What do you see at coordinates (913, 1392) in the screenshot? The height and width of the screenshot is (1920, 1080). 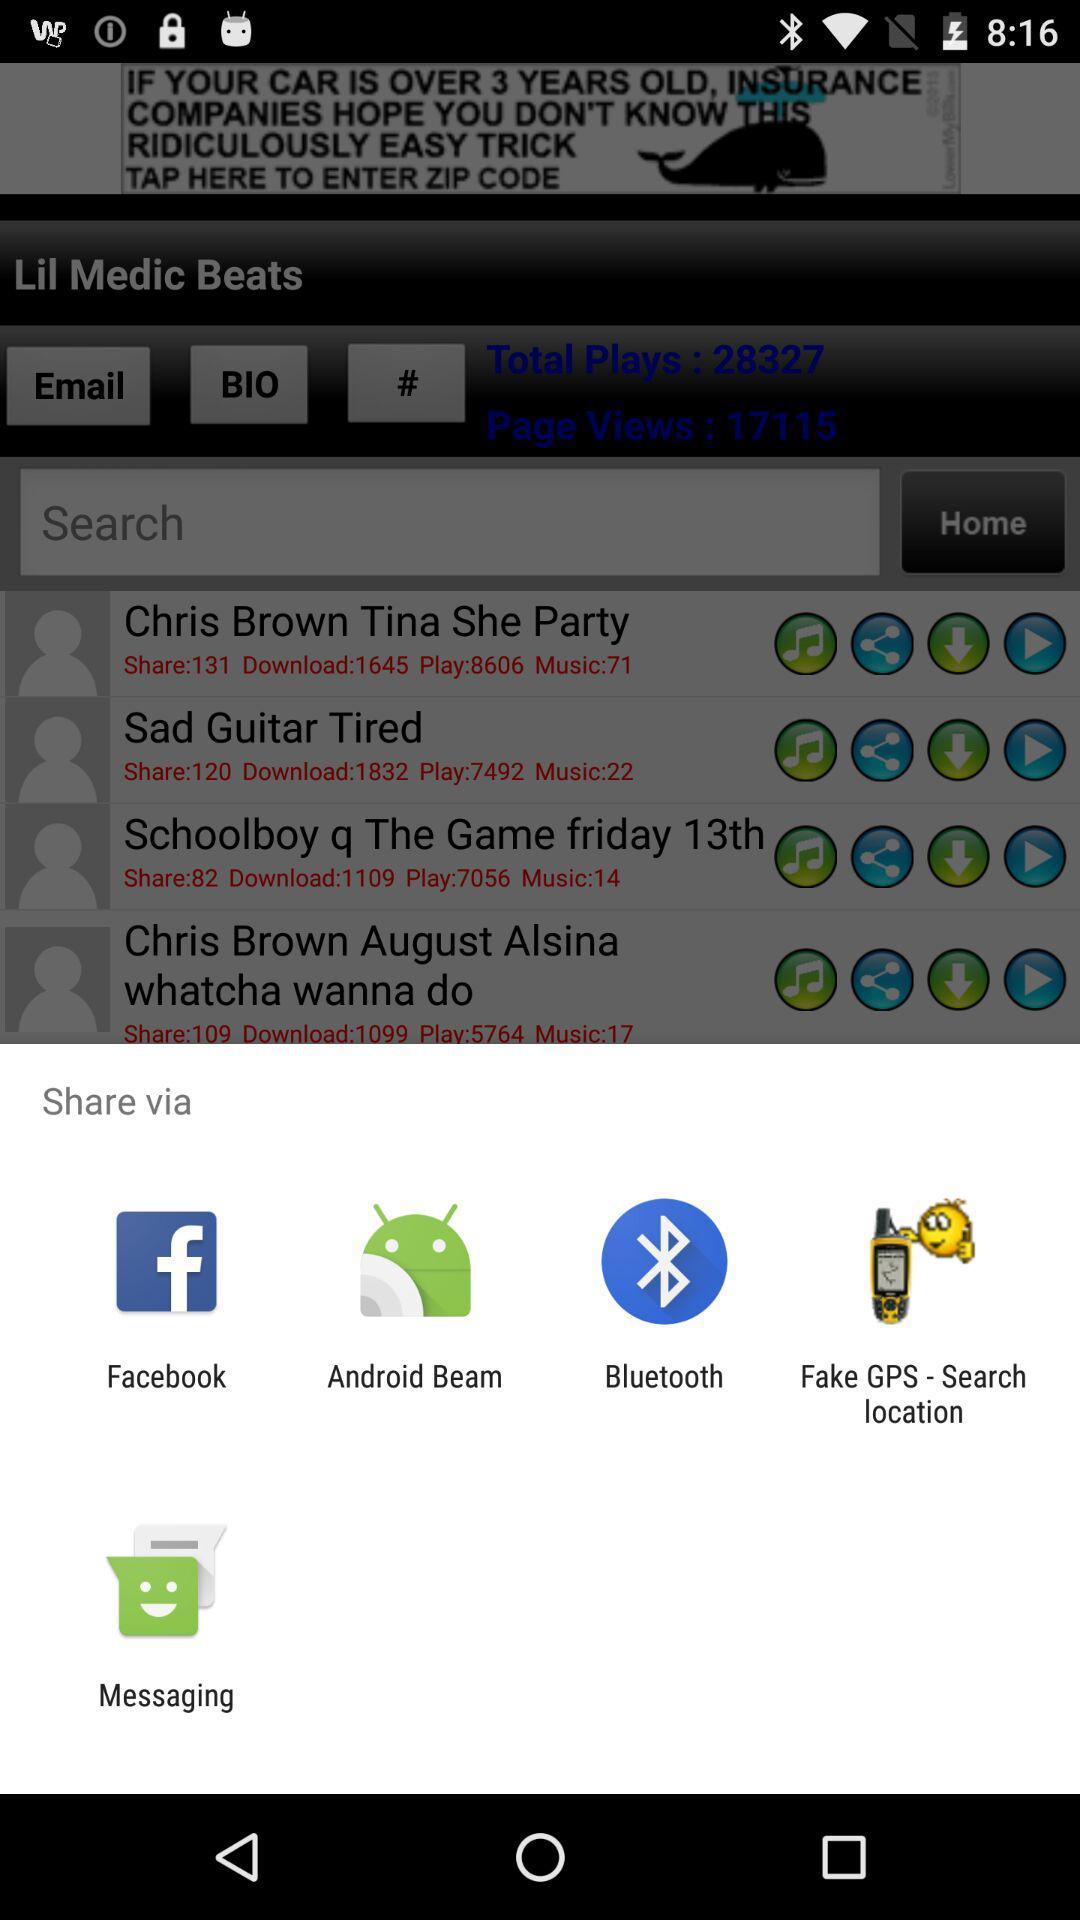 I see `the fake gps search icon` at bounding box center [913, 1392].